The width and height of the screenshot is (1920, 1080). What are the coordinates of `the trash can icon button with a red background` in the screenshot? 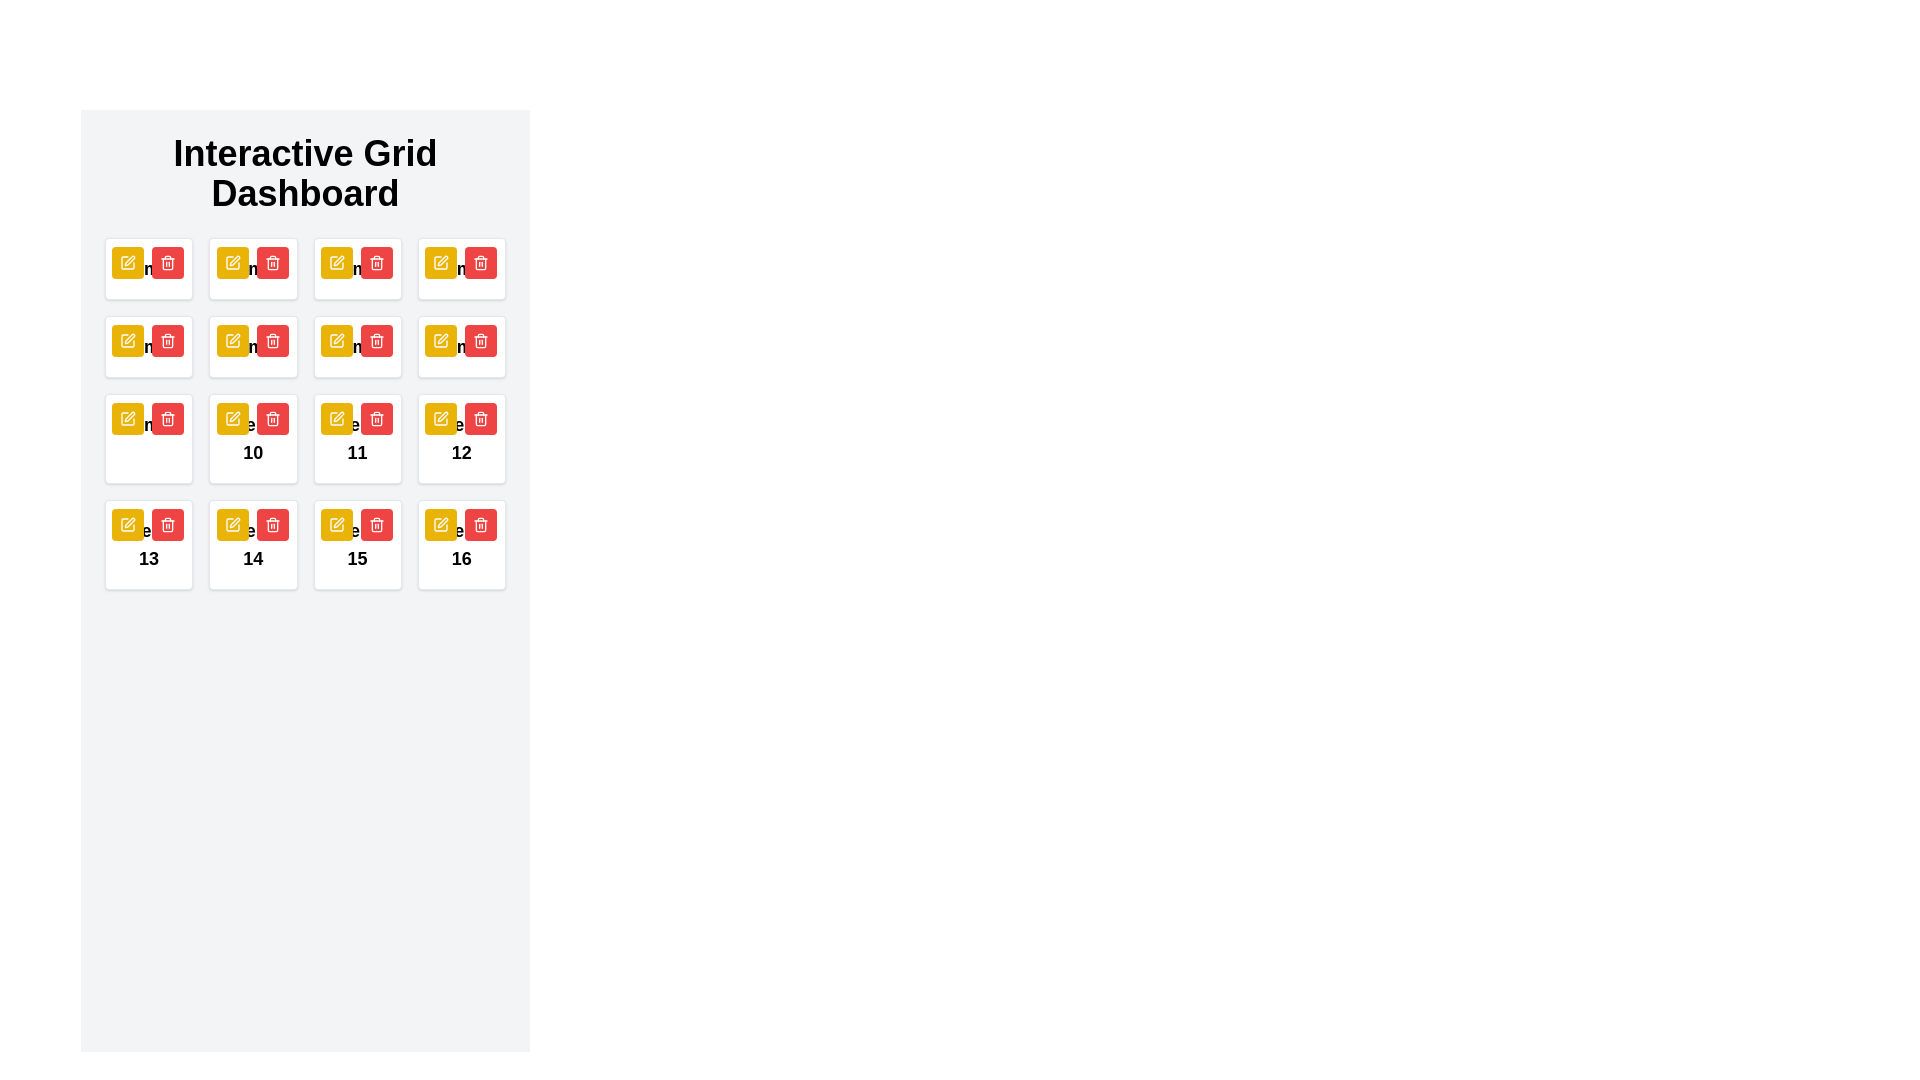 It's located at (271, 418).